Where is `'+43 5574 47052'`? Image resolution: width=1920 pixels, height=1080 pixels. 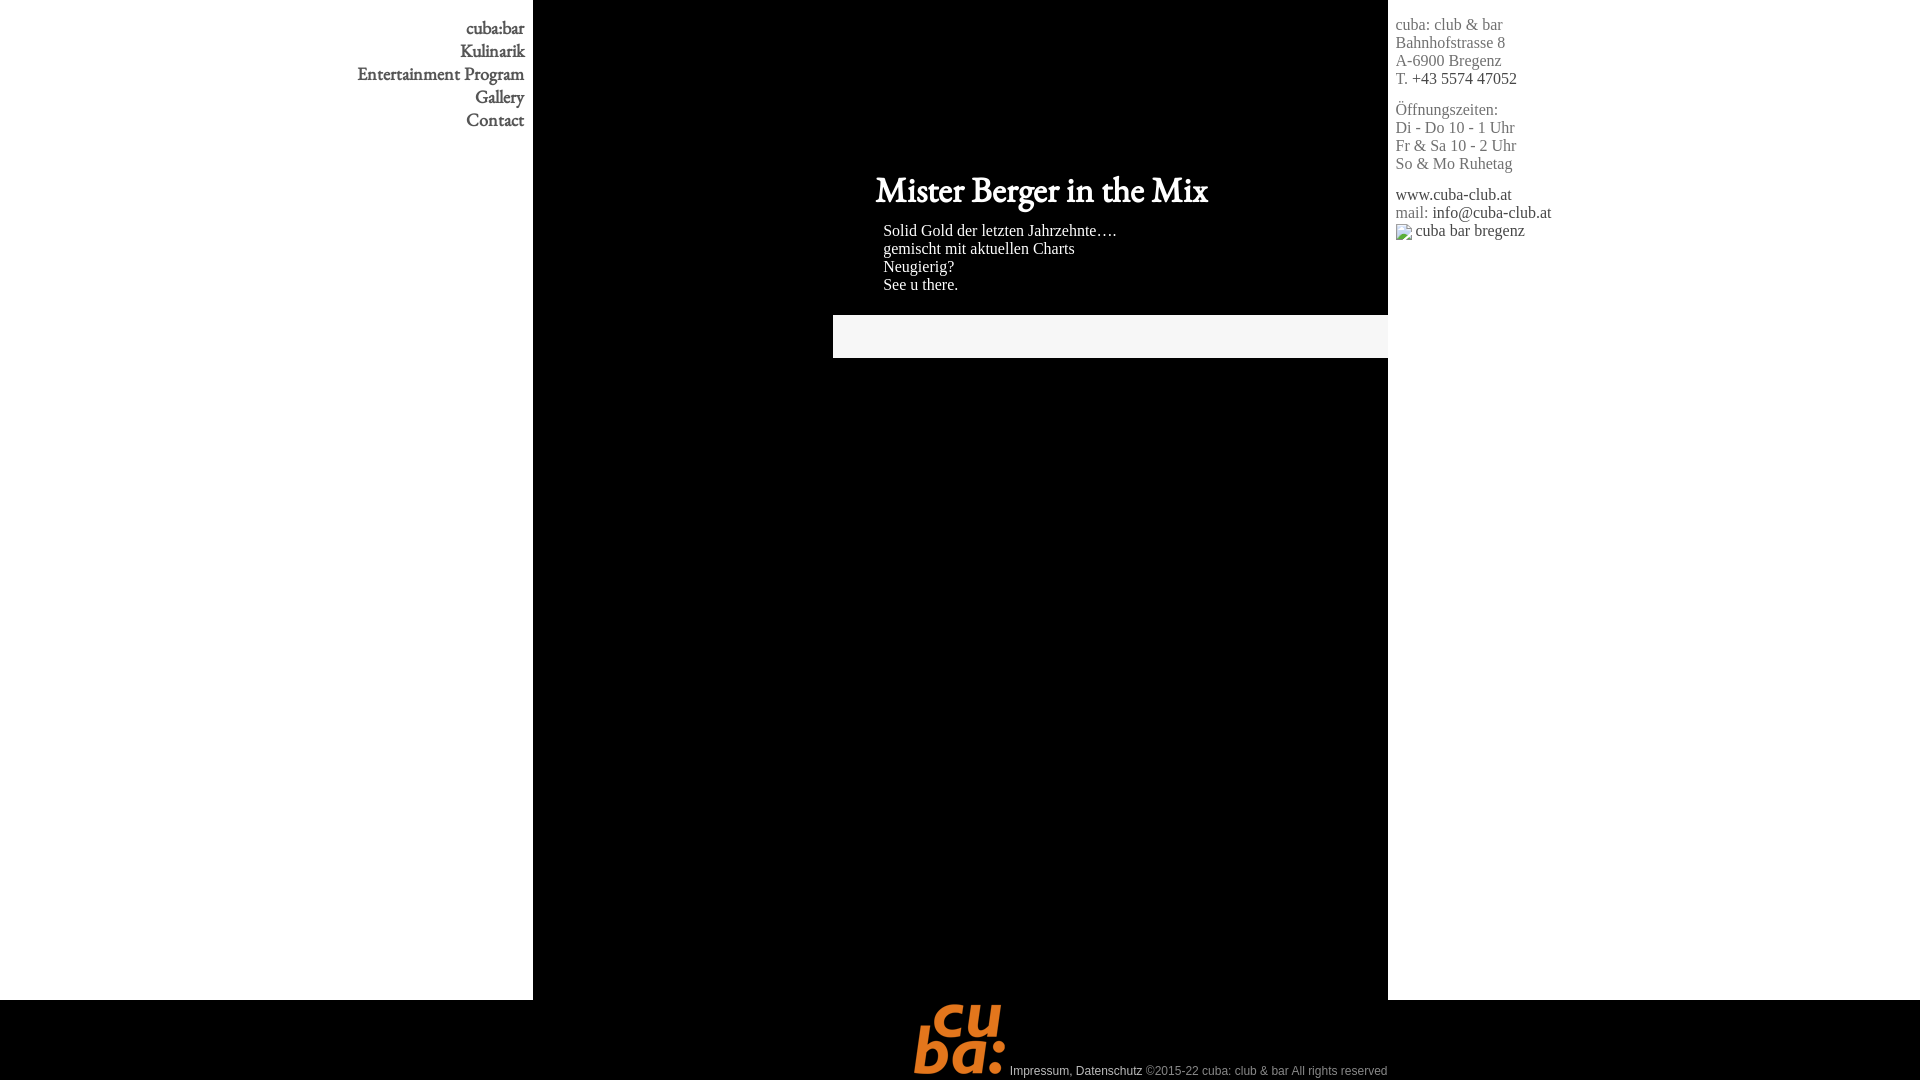
'+43 5574 47052' is located at coordinates (1410, 77).